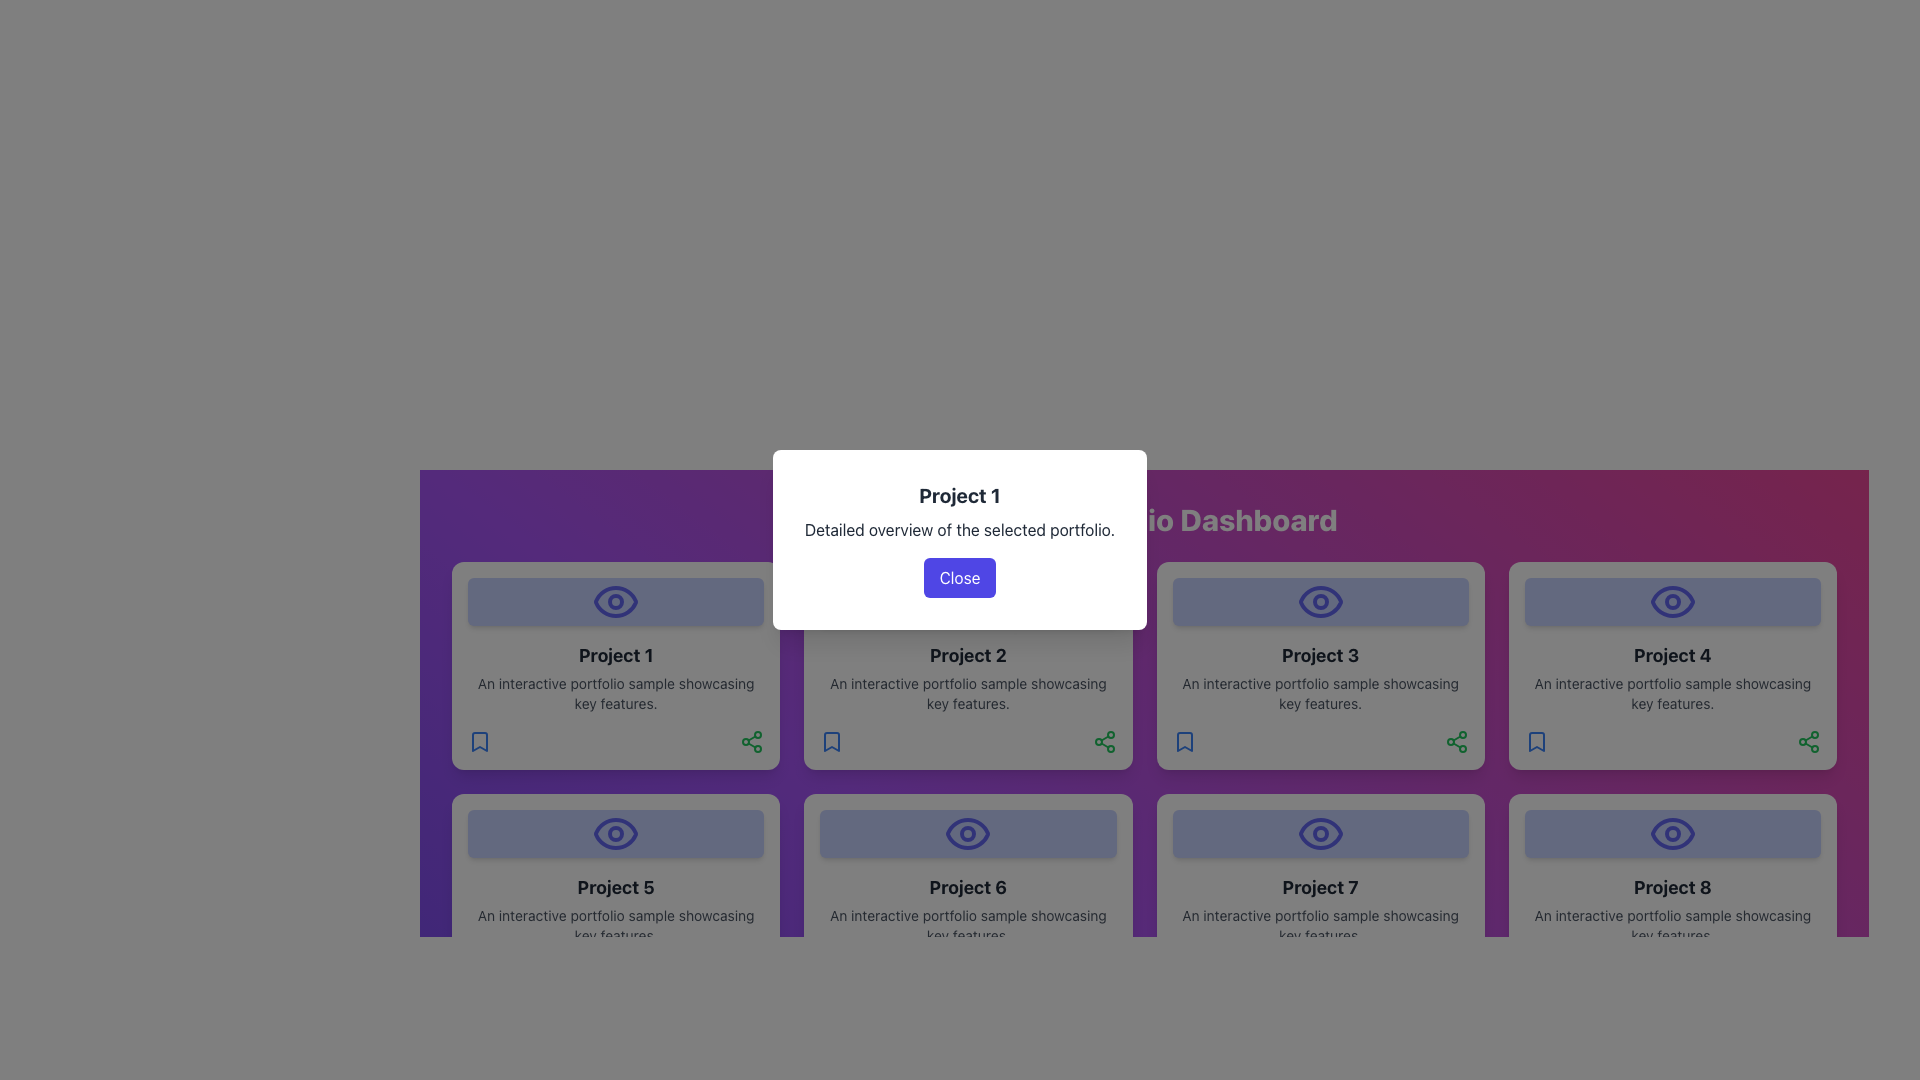 This screenshot has height=1080, width=1920. What do you see at coordinates (615, 833) in the screenshot?
I see `the eye icon located in the top central portion of the card labeled 'Project 5'` at bounding box center [615, 833].